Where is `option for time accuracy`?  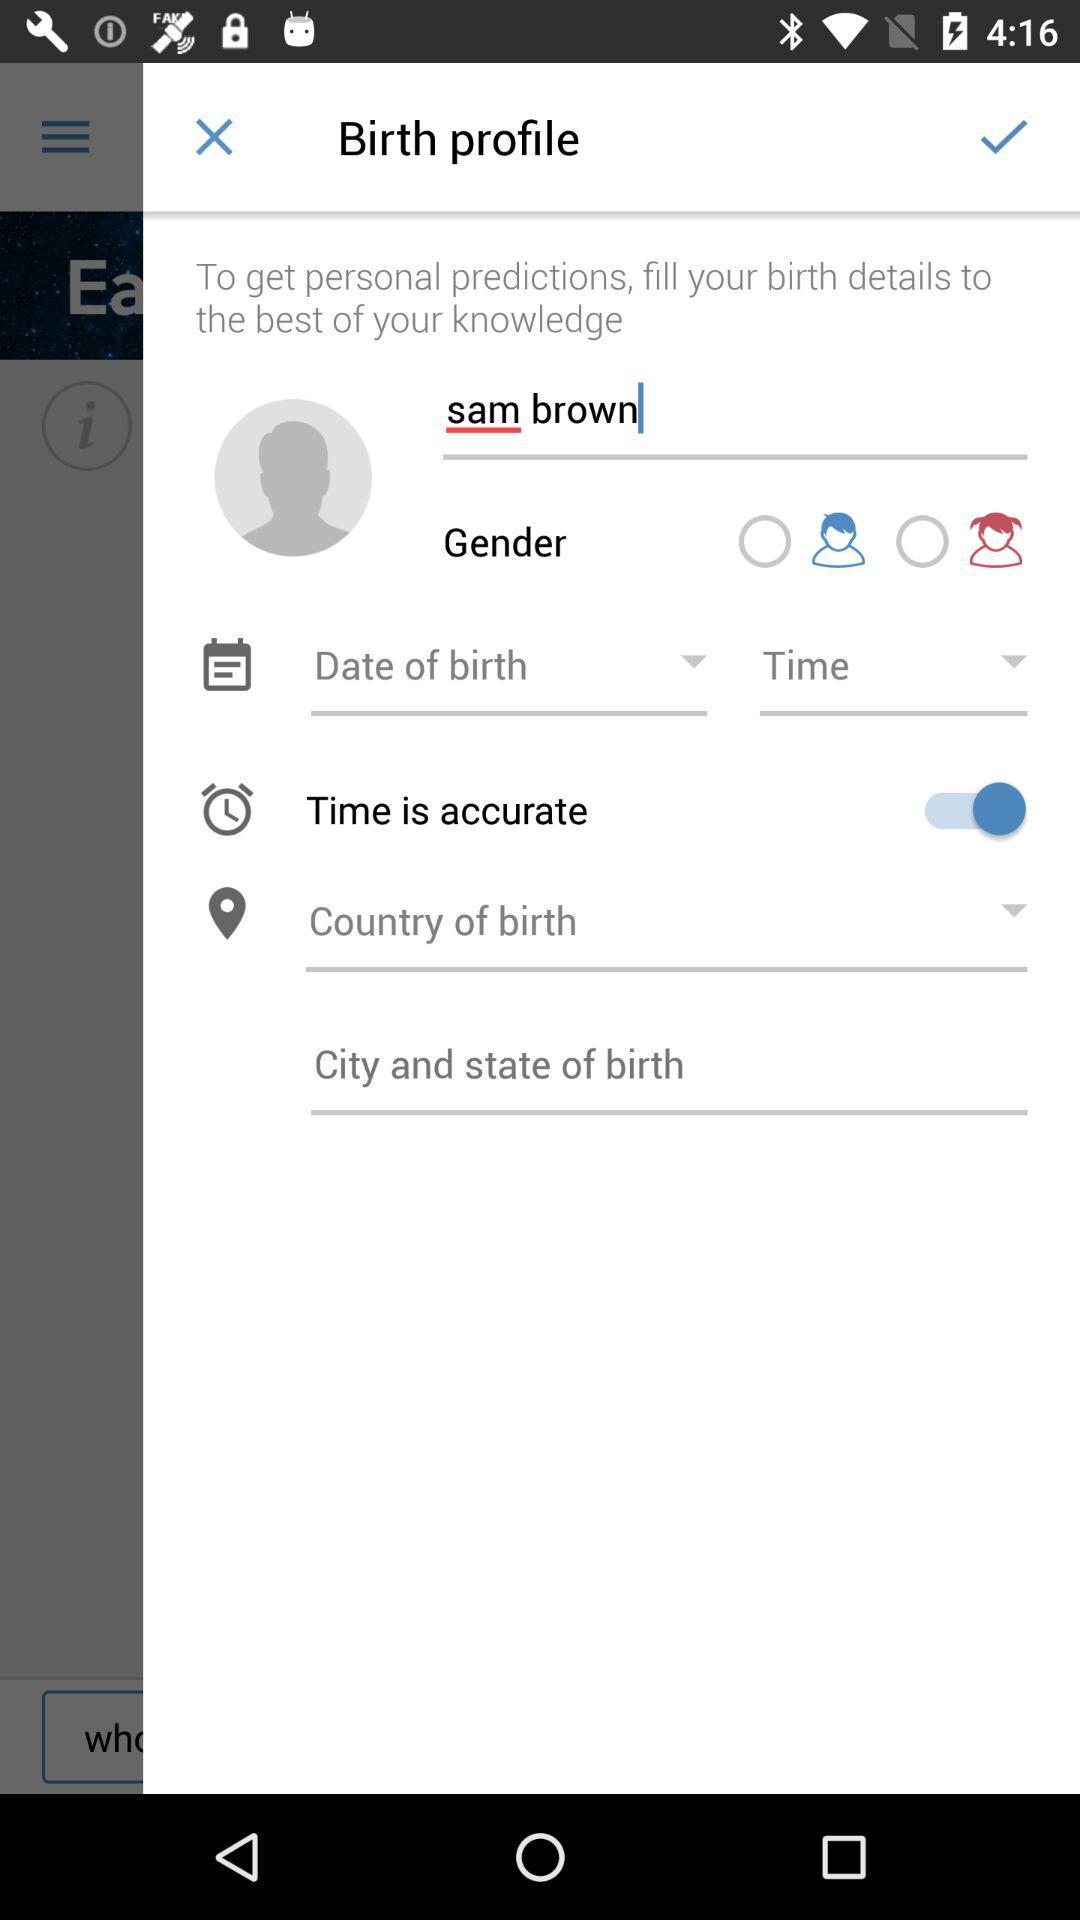
option for time accuracy is located at coordinates (967, 808).